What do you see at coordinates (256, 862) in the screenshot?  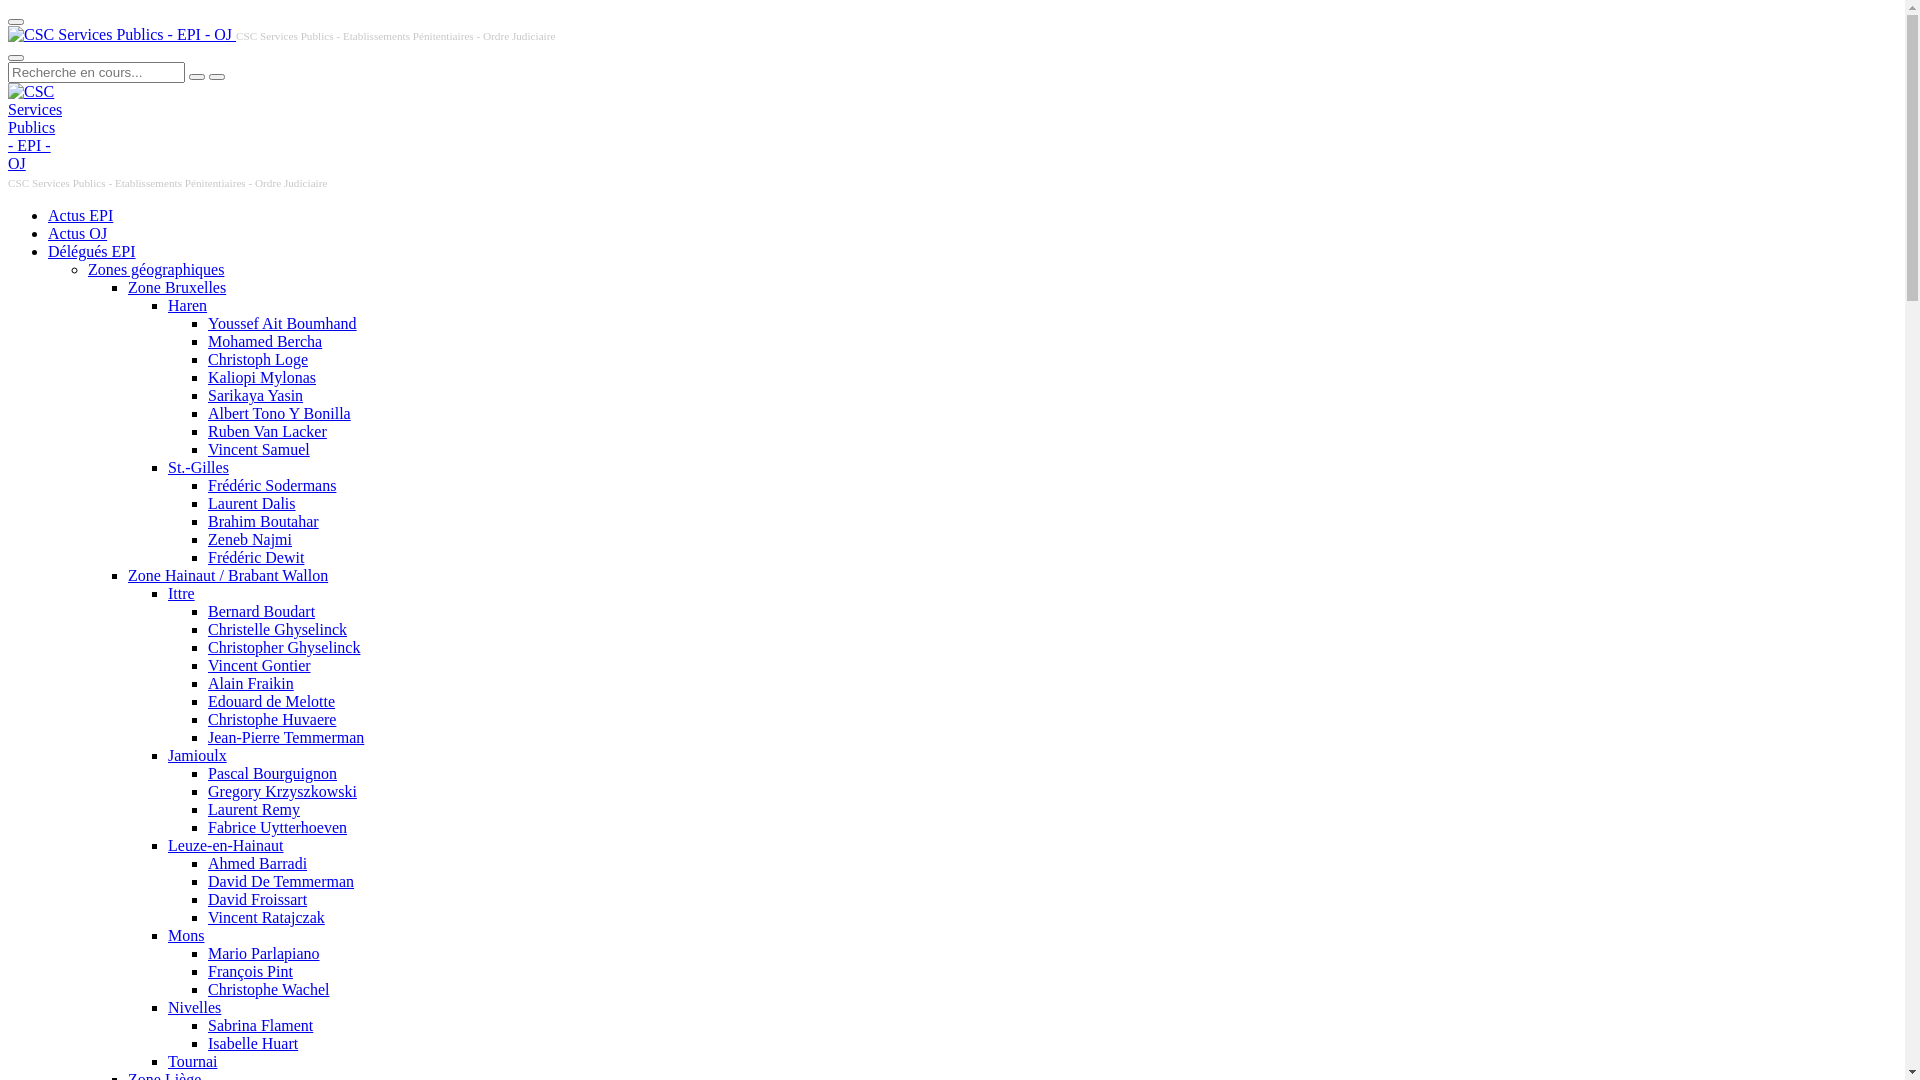 I see `'Ahmed Barradi'` at bounding box center [256, 862].